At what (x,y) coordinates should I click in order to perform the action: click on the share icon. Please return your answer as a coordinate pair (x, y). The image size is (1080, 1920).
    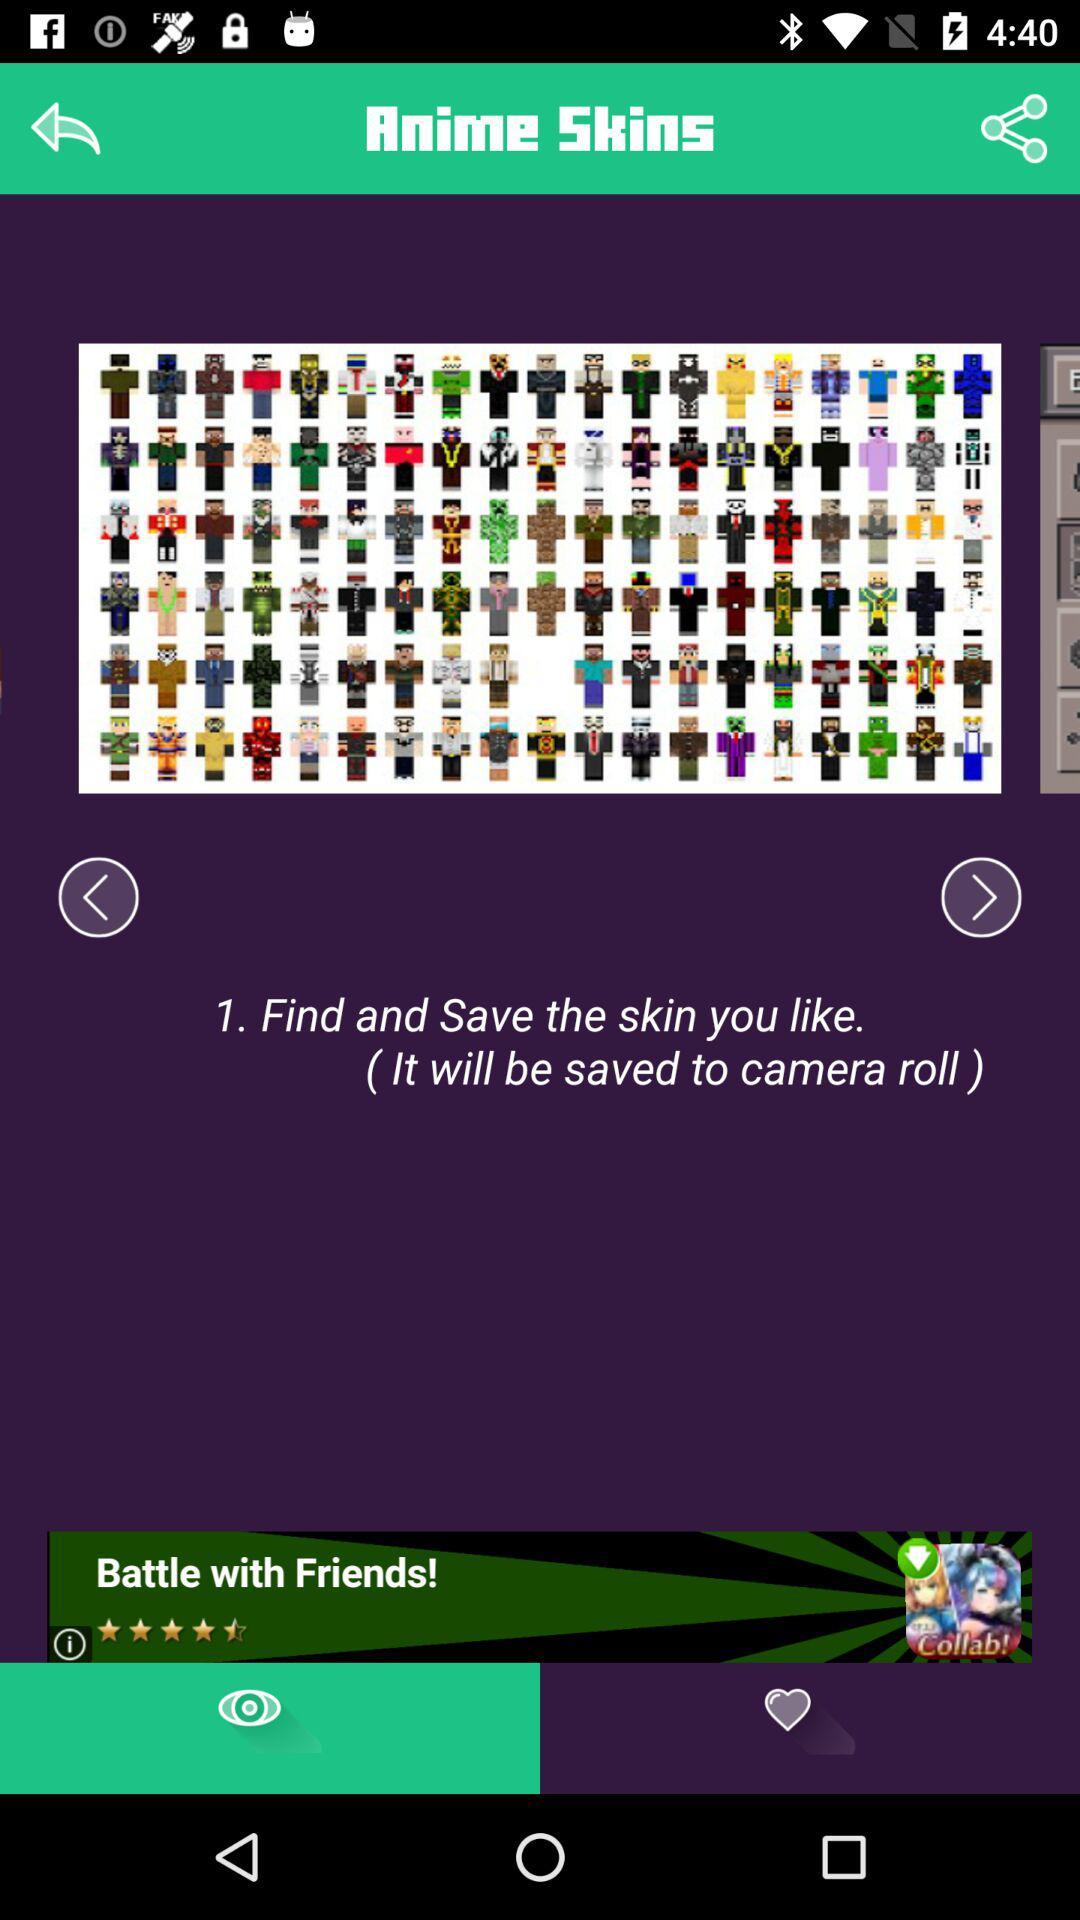
    Looking at the image, I should click on (1014, 127).